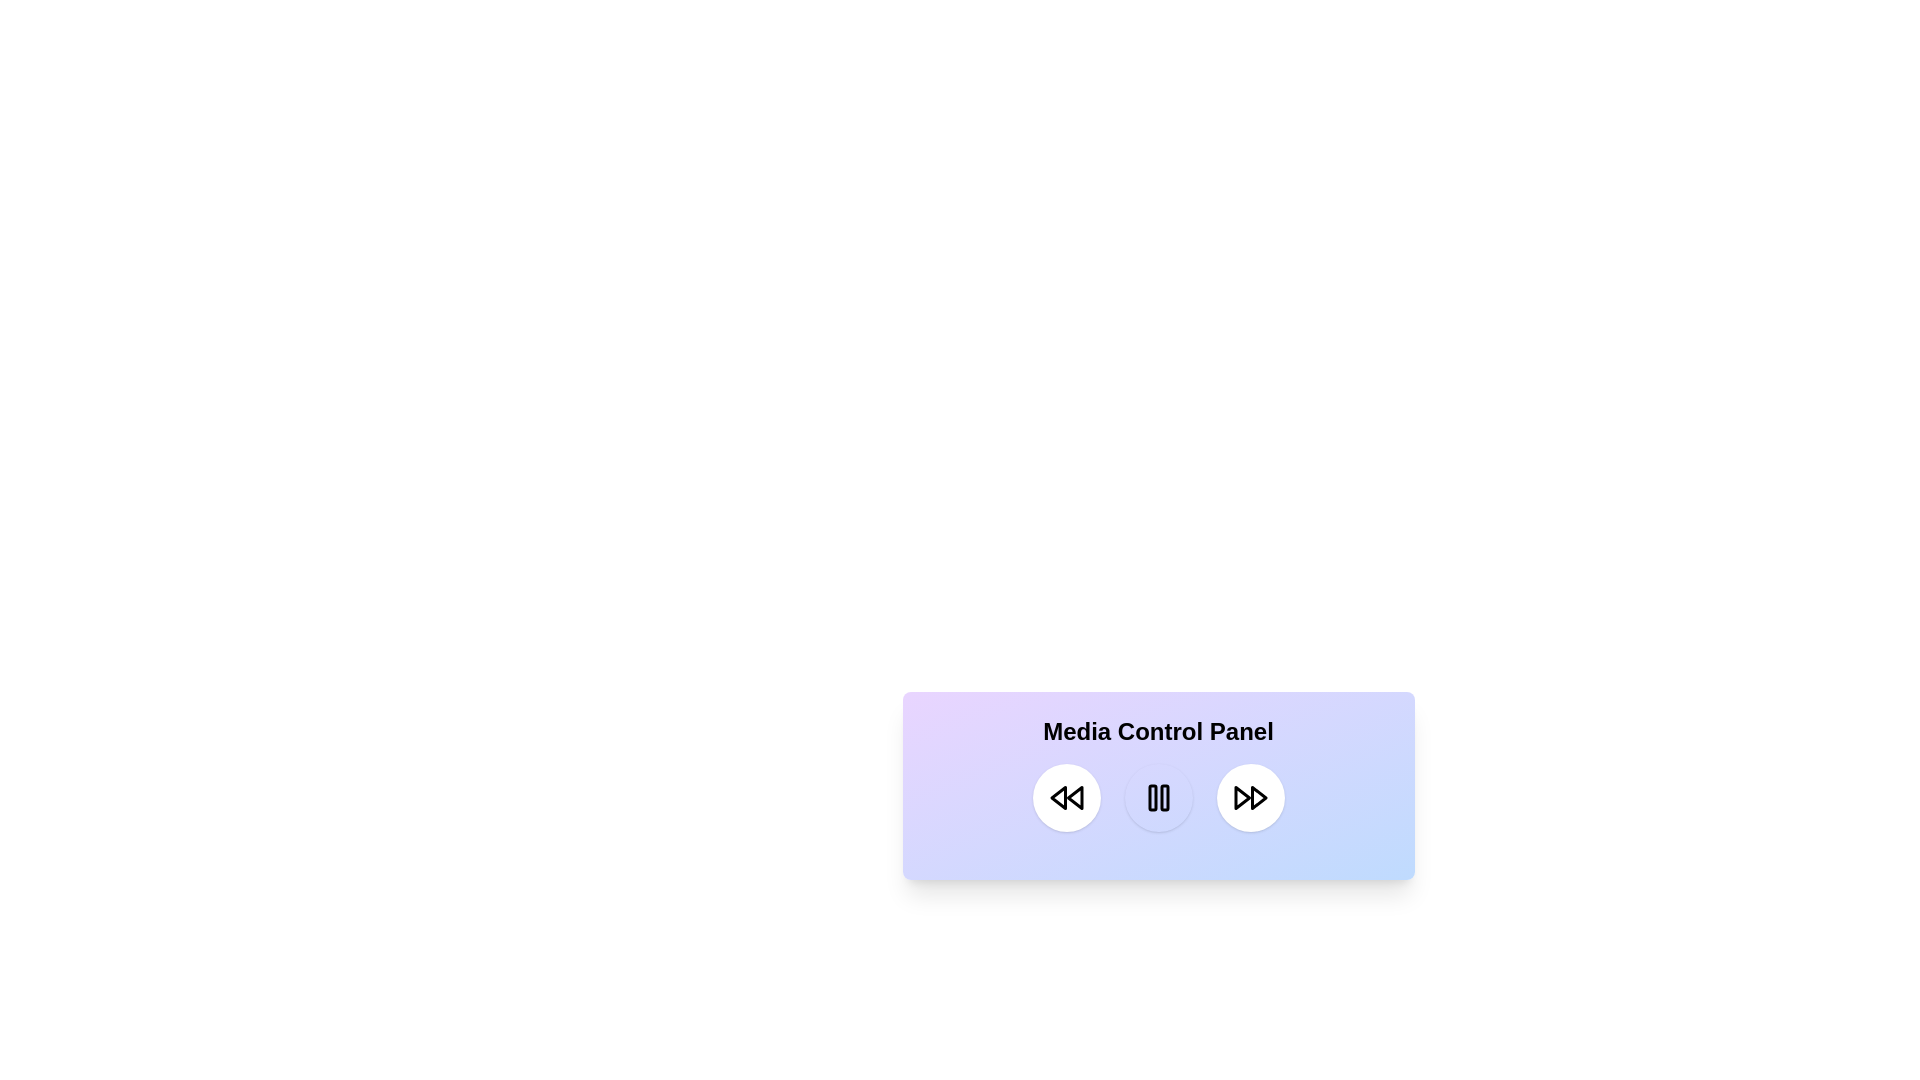 This screenshot has width=1920, height=1080. Describe the element at coordinates (1057, 797) in the screenshot. I see `the backward arrow icon within the leftmost circular button in the media control panel` at that location.